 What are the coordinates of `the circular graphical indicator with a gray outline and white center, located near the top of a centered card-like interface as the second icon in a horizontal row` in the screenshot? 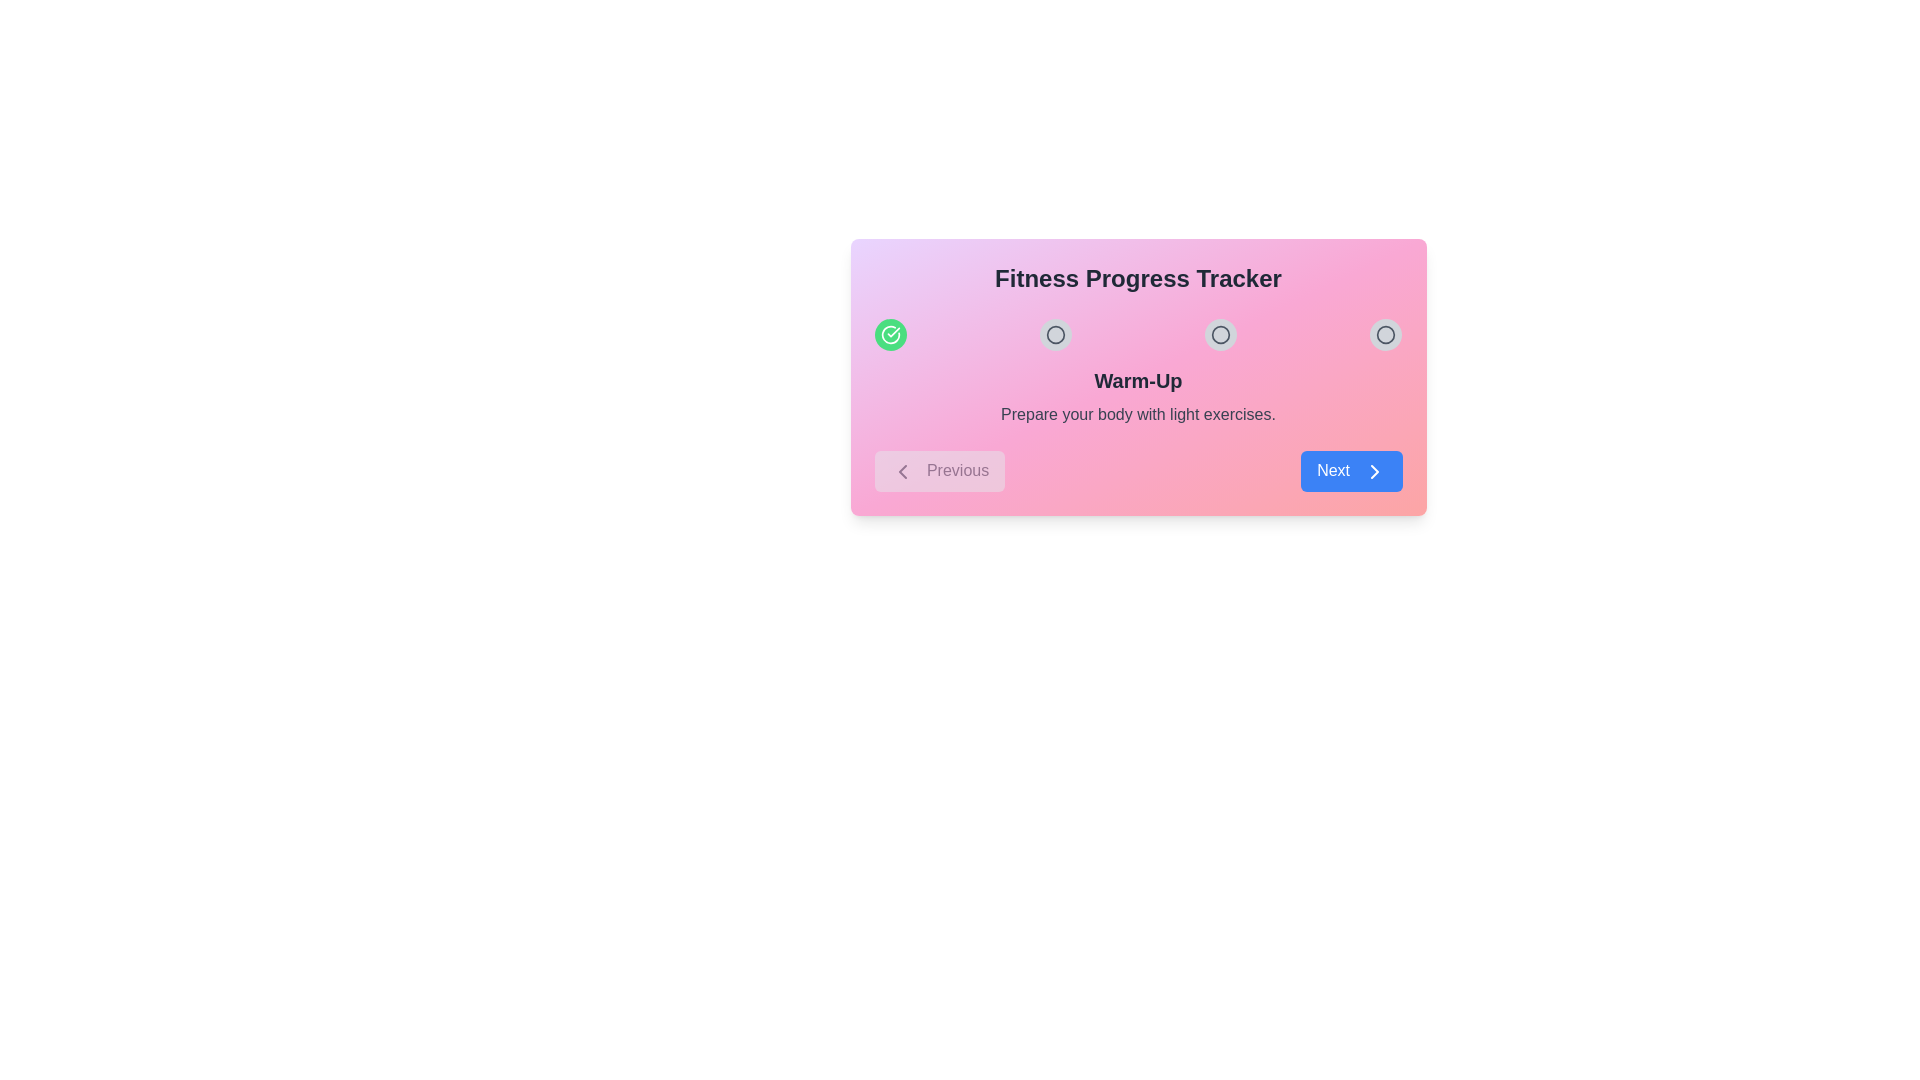 It's located at (1054, 334).